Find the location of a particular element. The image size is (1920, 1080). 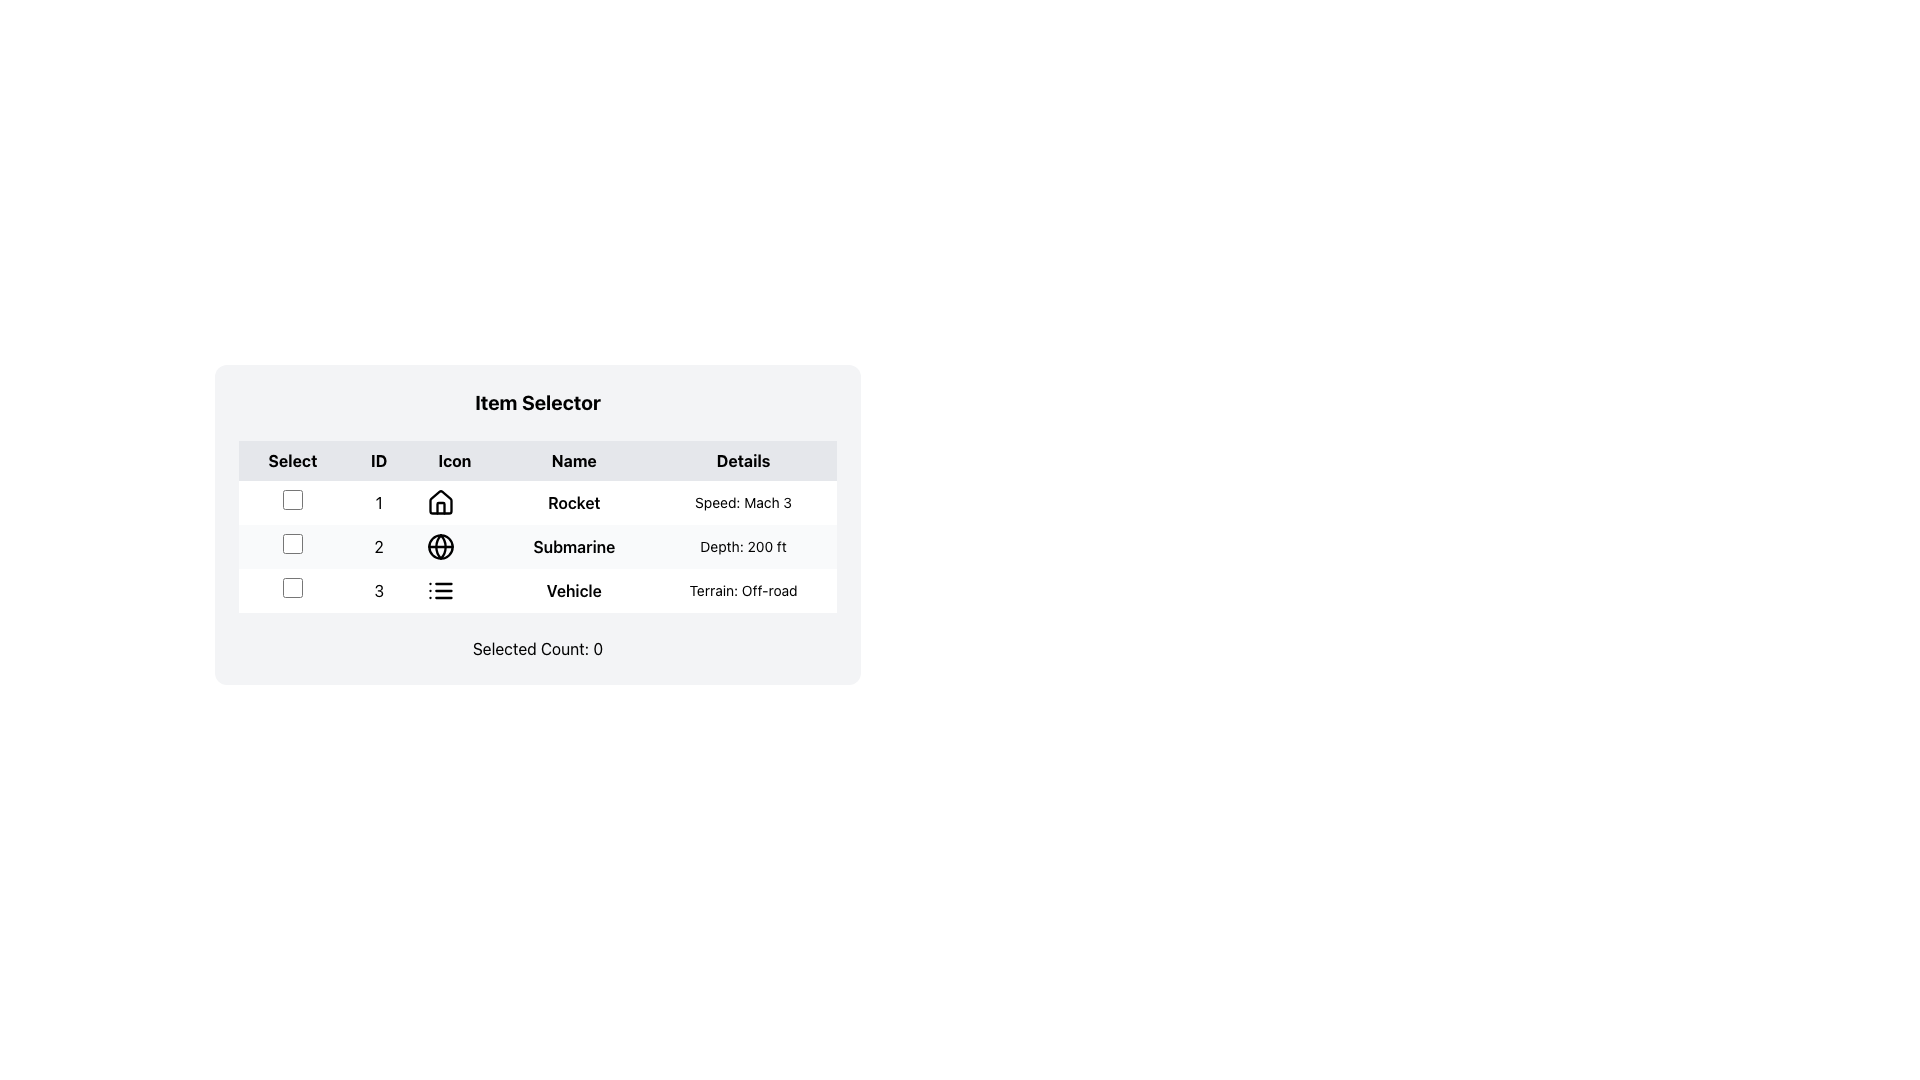

the checkbox in the third row of the table under the 'Select' column is located at coordinates (291, 589).